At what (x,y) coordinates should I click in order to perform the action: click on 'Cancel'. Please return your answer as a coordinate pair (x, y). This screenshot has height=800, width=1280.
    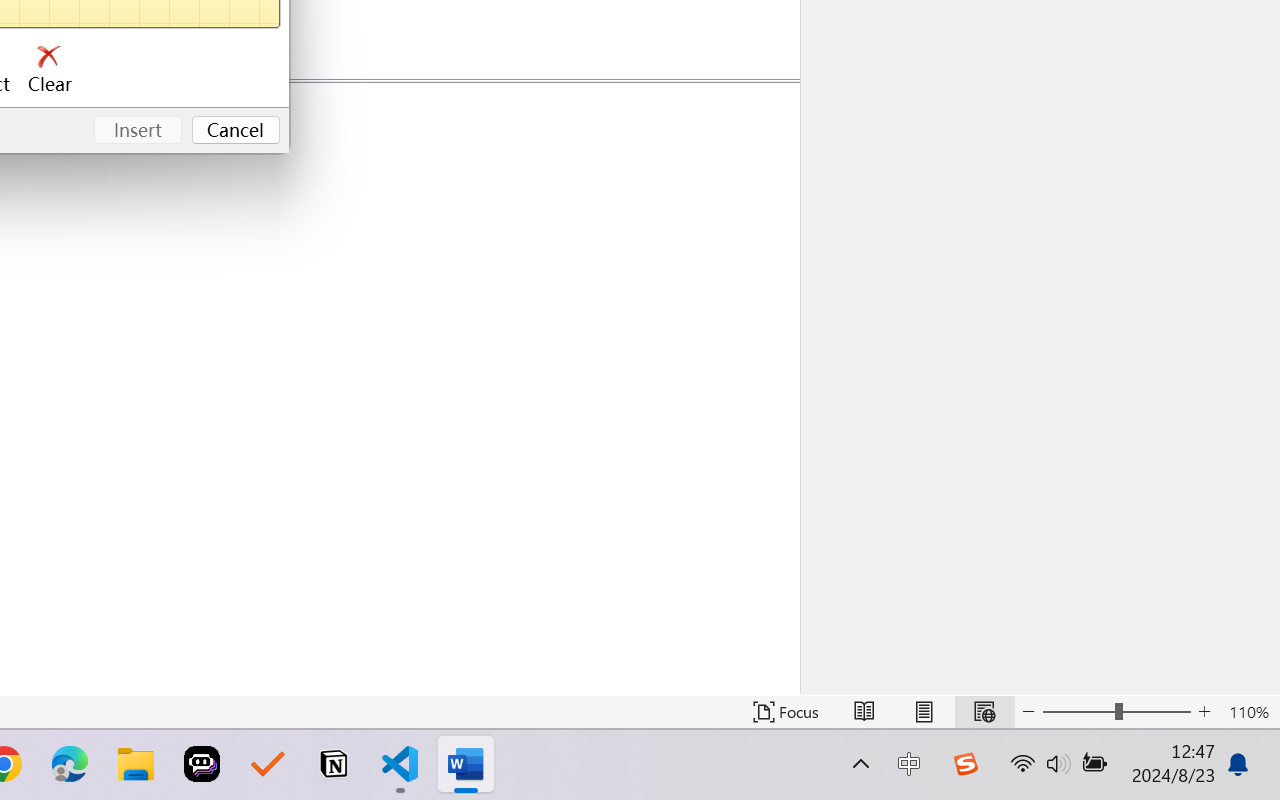
    Looking at the image, I should click on (236, 129).